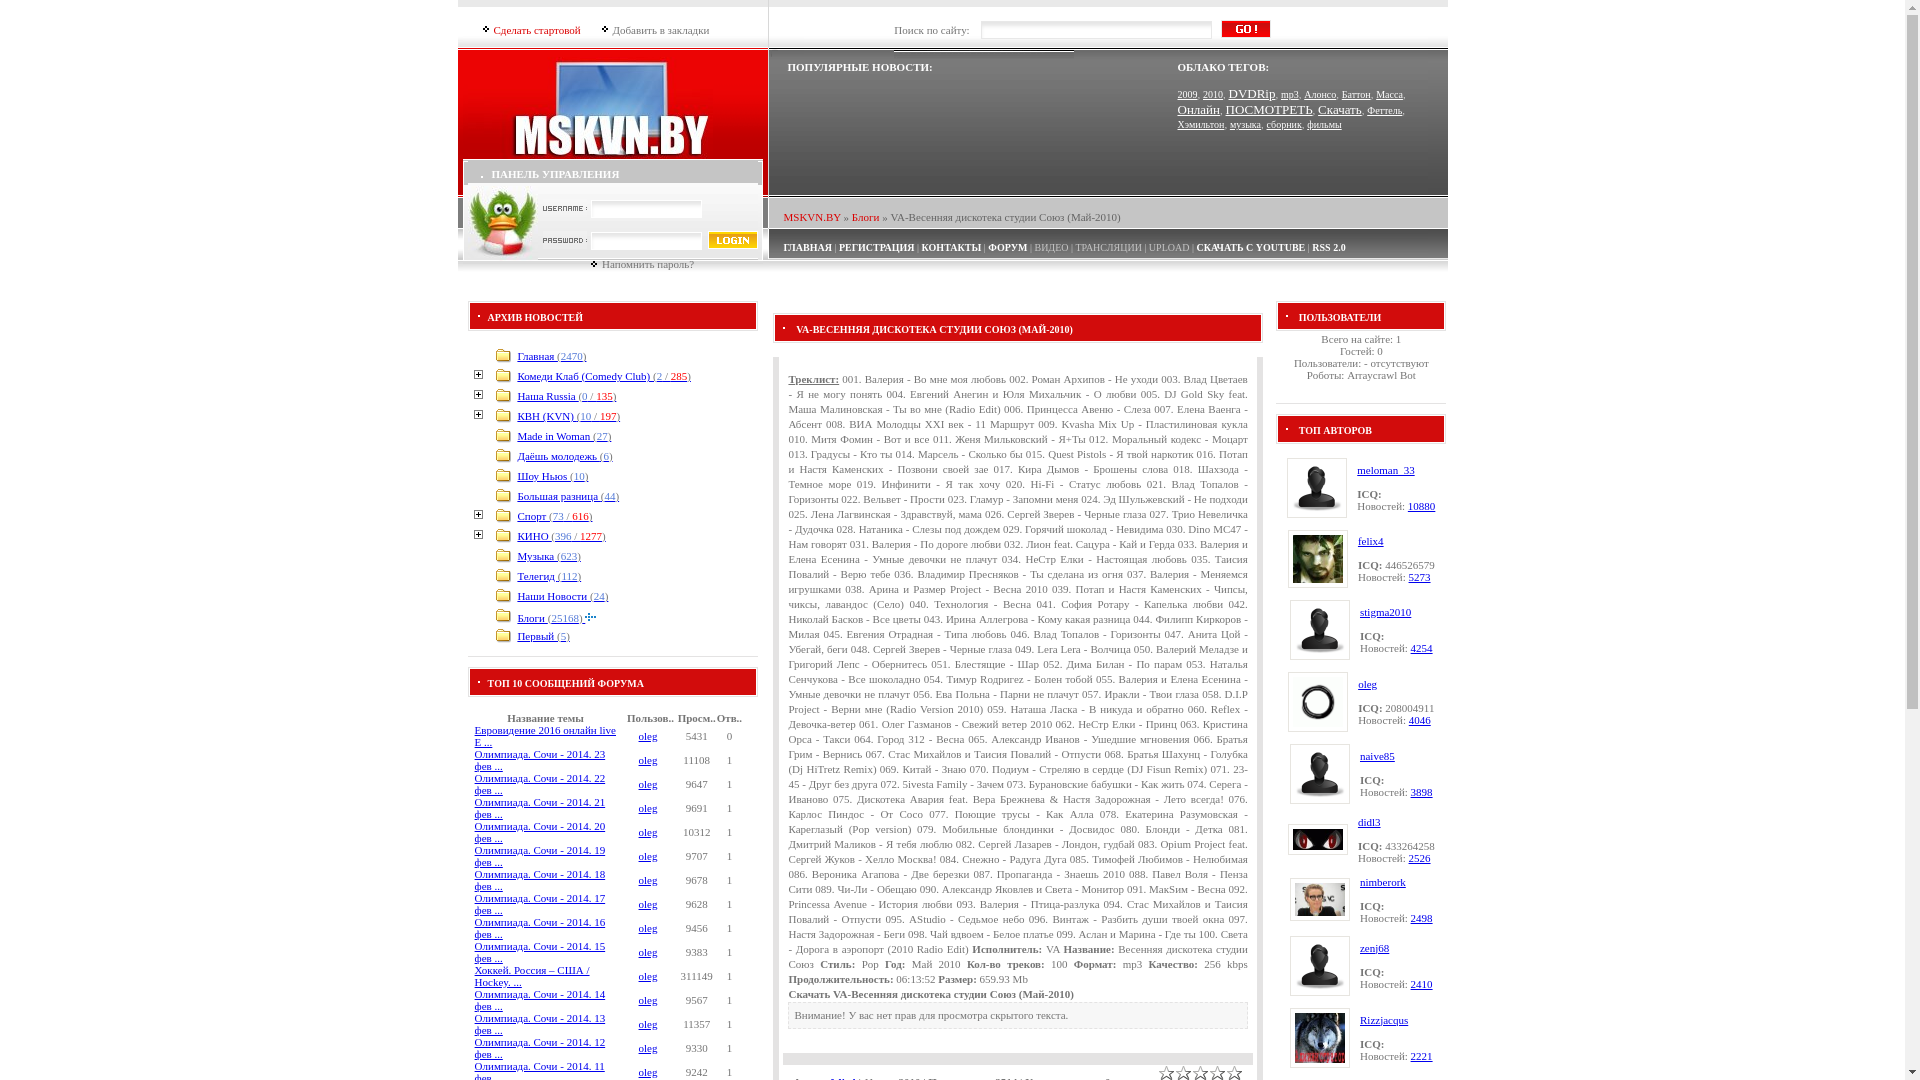  What do you see at coordinates (1212, 94) in the screenshot?
I see `'2010'` at bounding box center [1212, 94].